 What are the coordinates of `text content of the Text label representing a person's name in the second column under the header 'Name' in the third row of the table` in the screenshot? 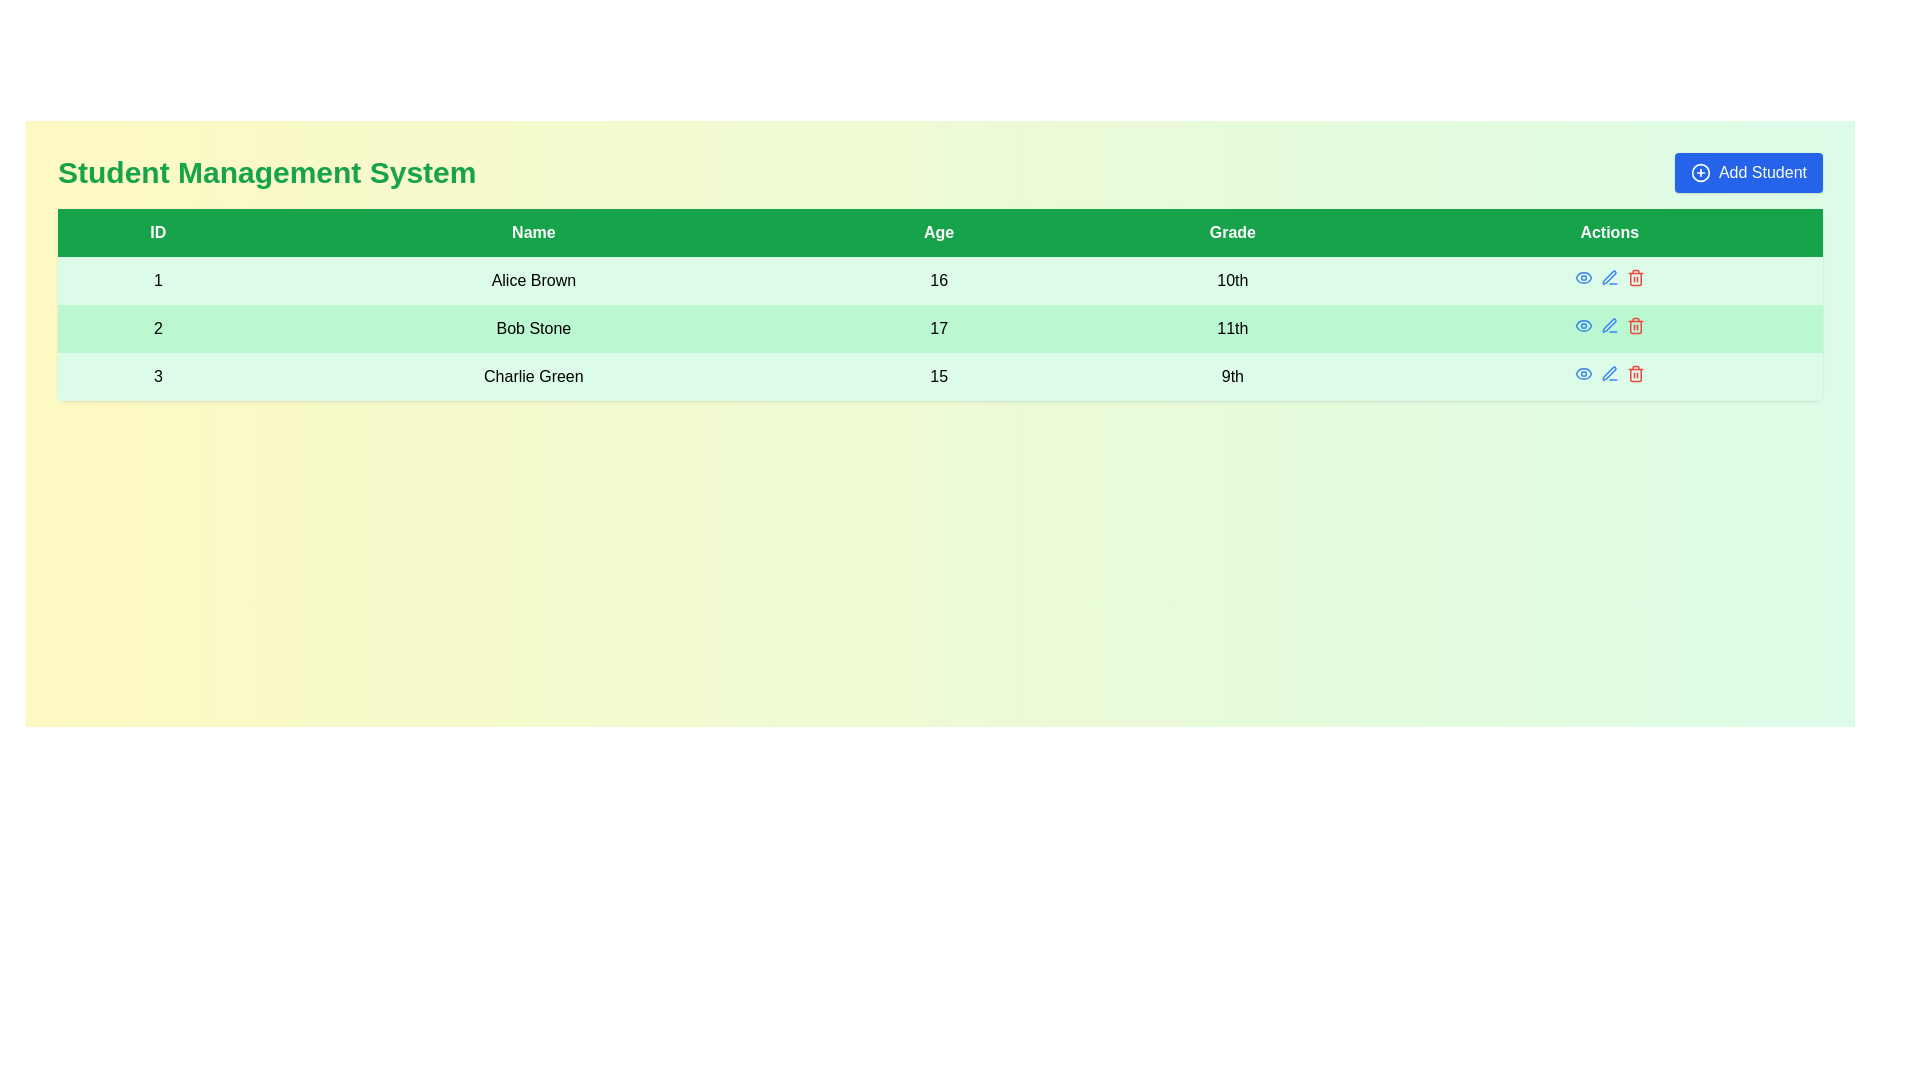 It's located at (533, 377).